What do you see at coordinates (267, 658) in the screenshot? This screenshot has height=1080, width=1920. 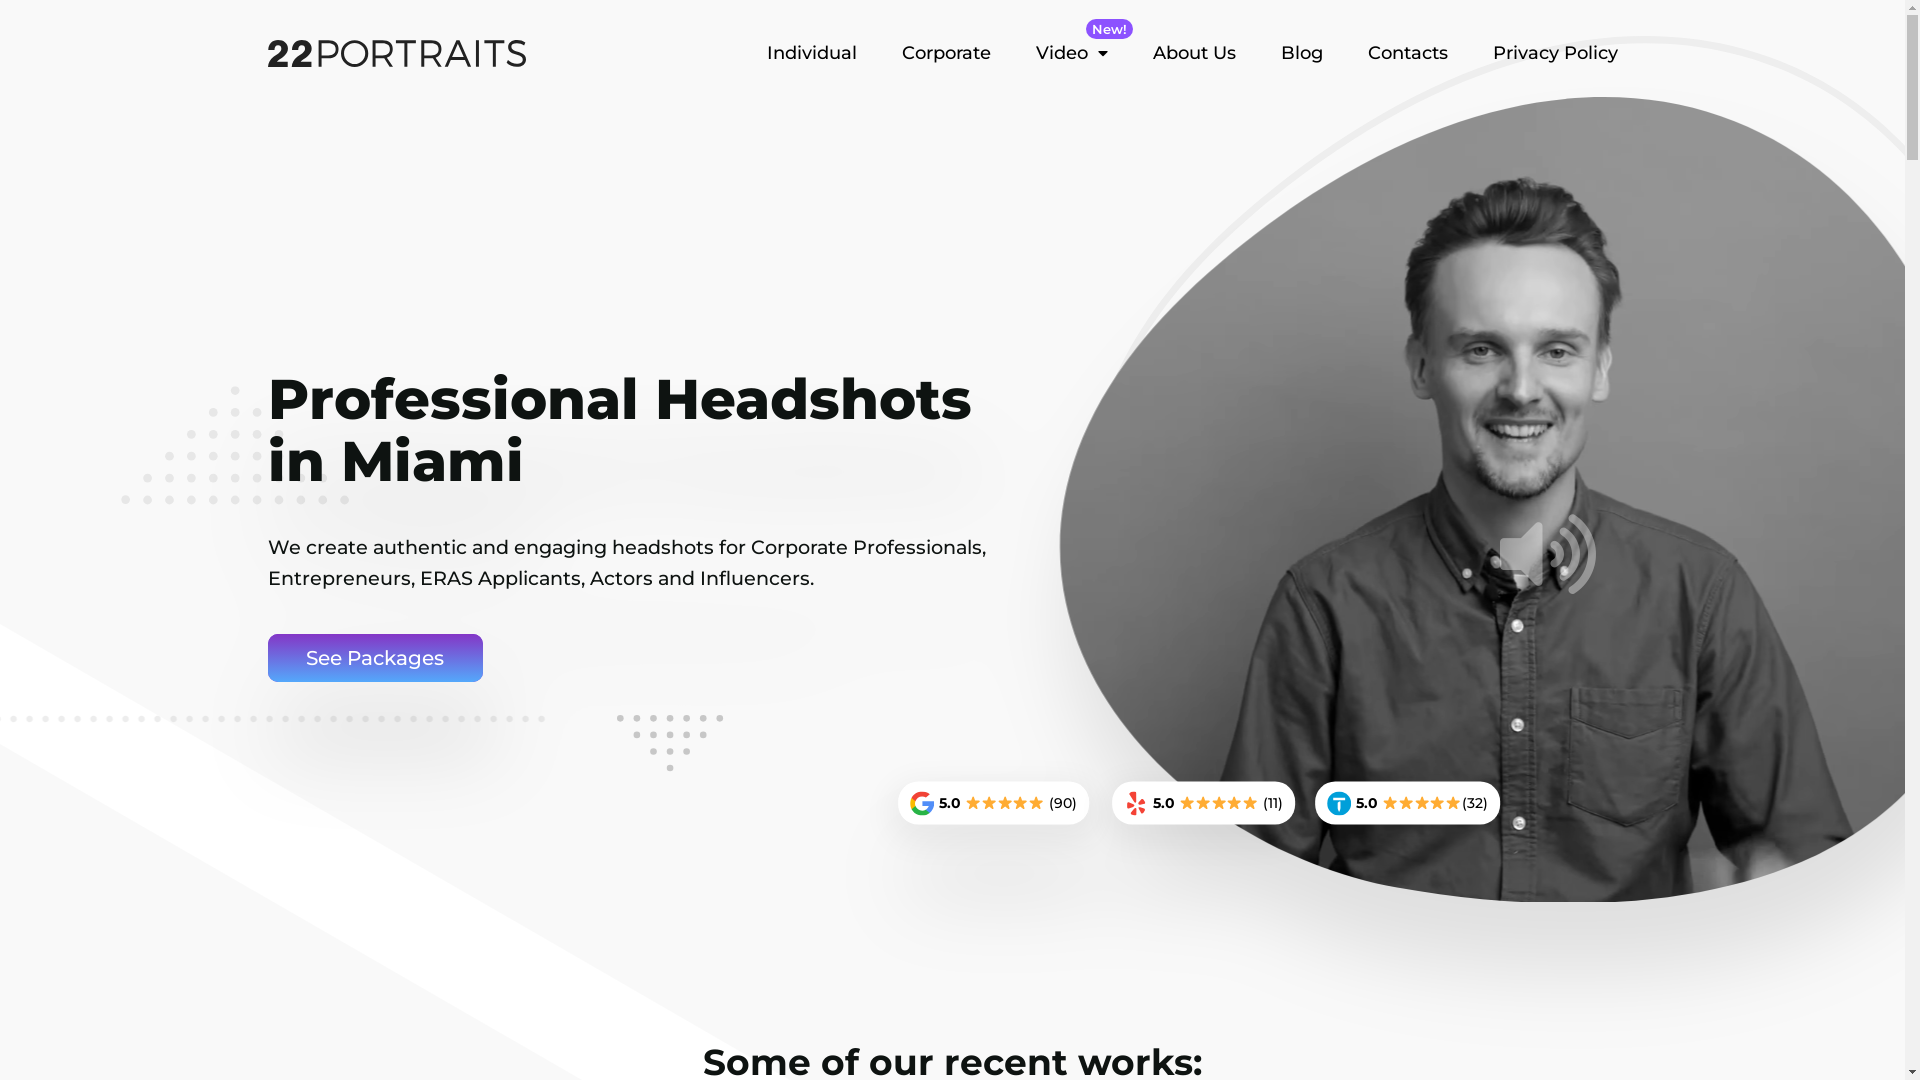 I see `'See Packages'` at bounding box center [267, 658].